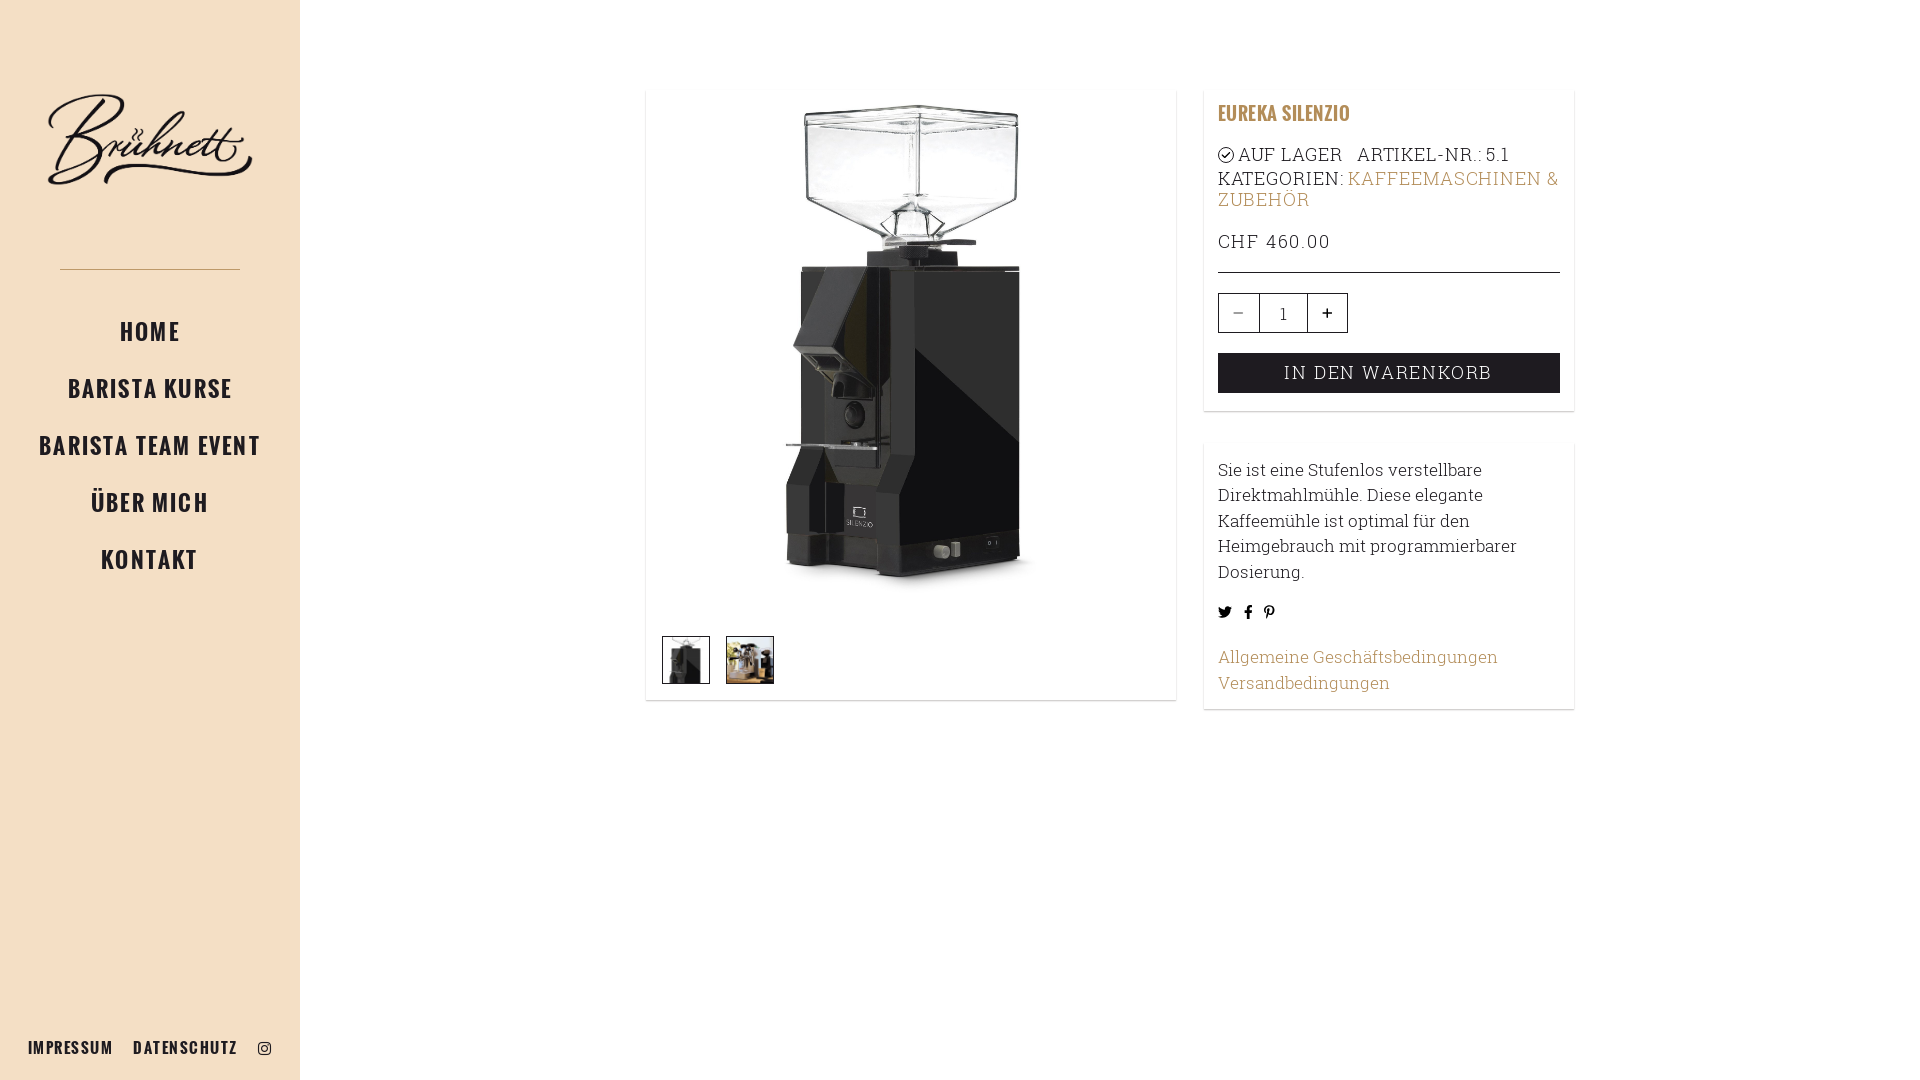 Image resolution: width=1920 pixels, height=1080 pixels. Describe the element at coordinates (1224, 153) in the screenshot. I see `'Auf Lager'` at that location.